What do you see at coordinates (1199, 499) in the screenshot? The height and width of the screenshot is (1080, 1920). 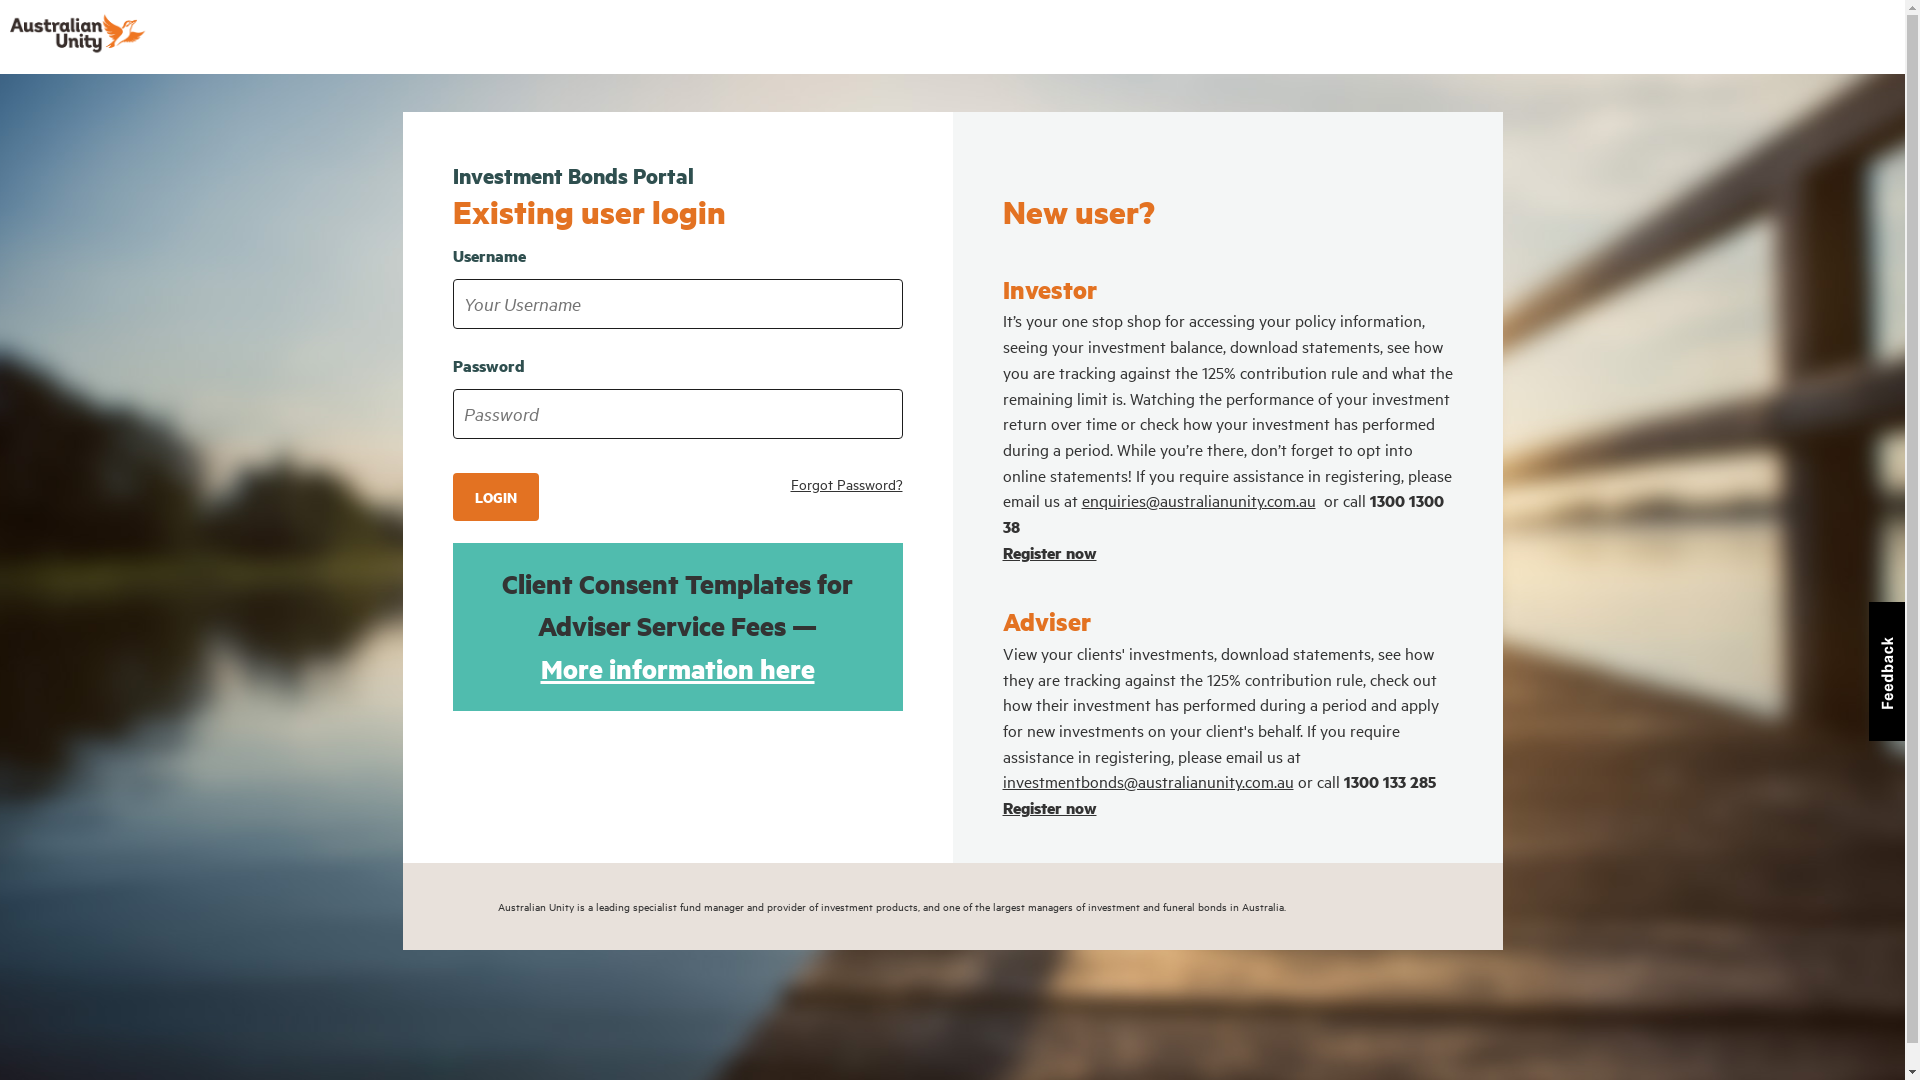 I see `'enquiries@australianunity.com.au'` at bounding box center [1199, 499].